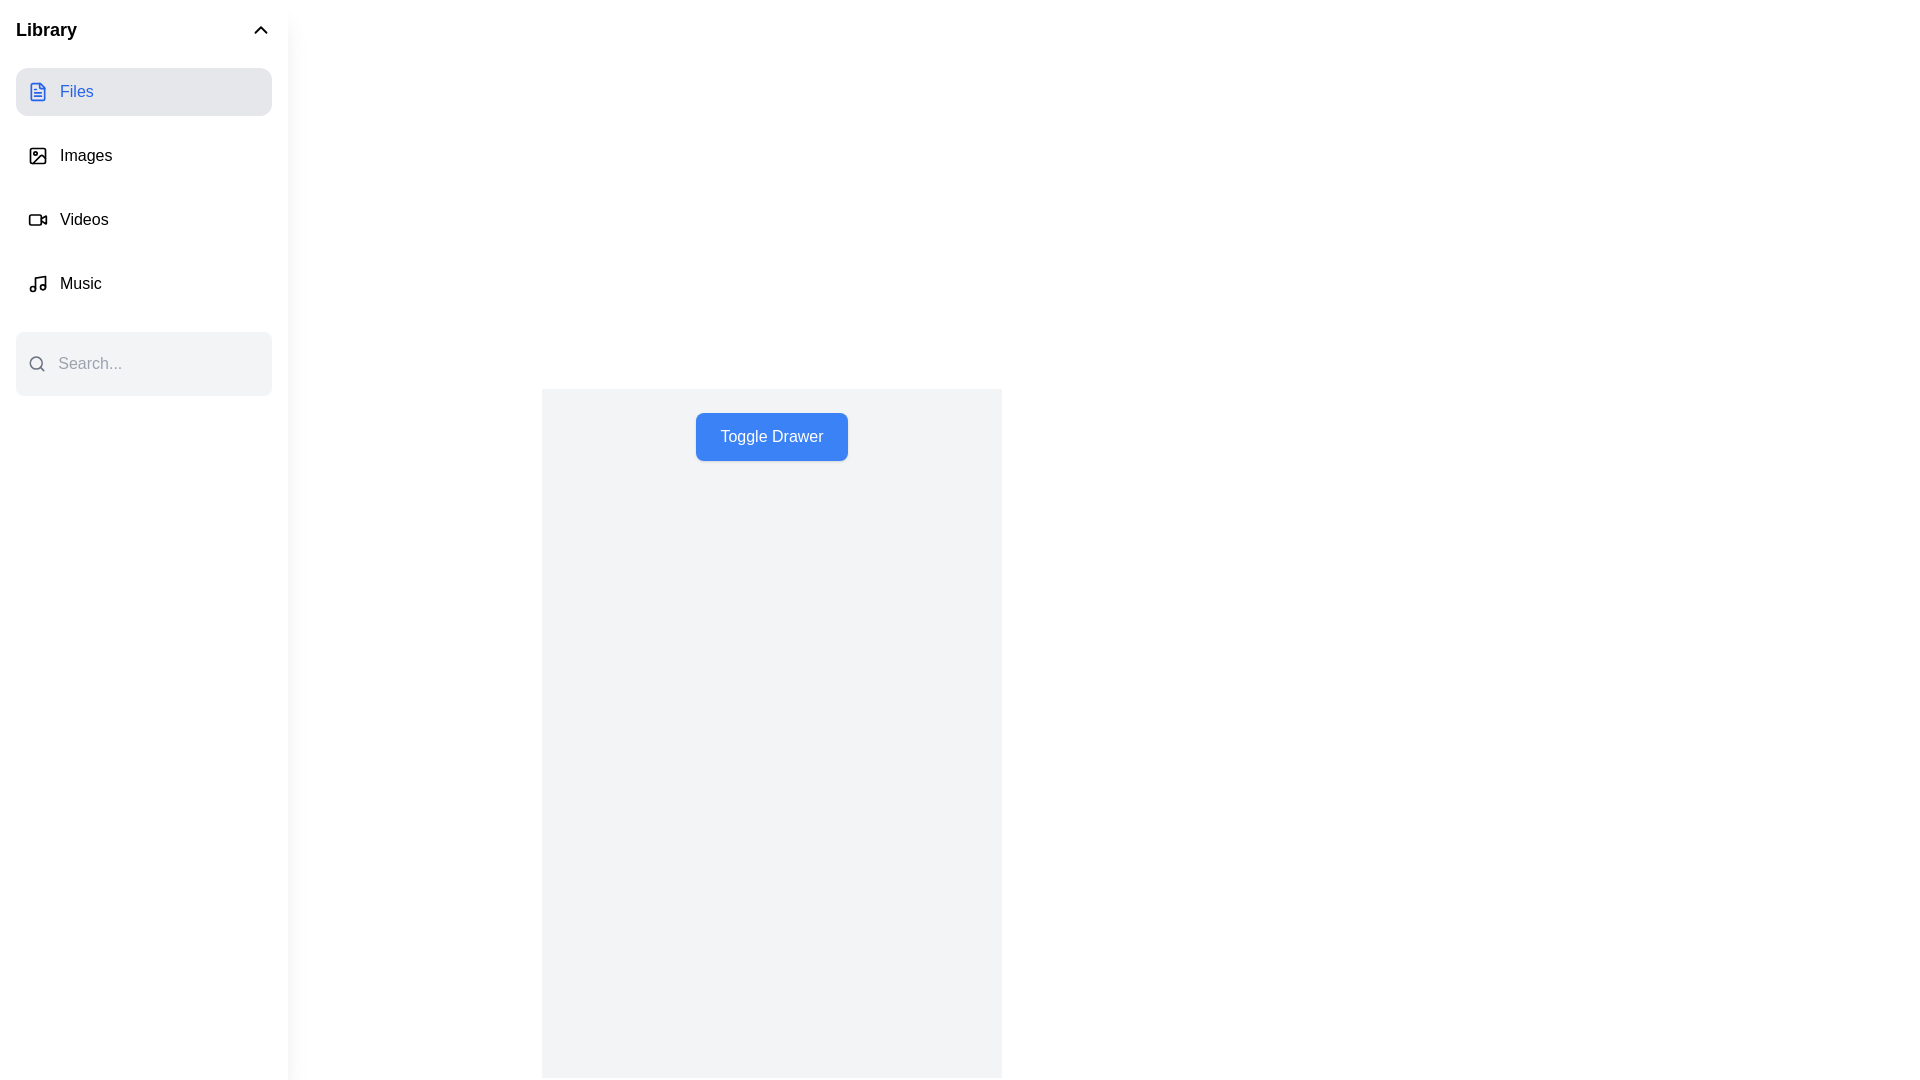  I want to click on the text label that reads 'Files', styled in blue on a light gray background, located in the left sidebar under the 'Library' heading, so click(76, 92).